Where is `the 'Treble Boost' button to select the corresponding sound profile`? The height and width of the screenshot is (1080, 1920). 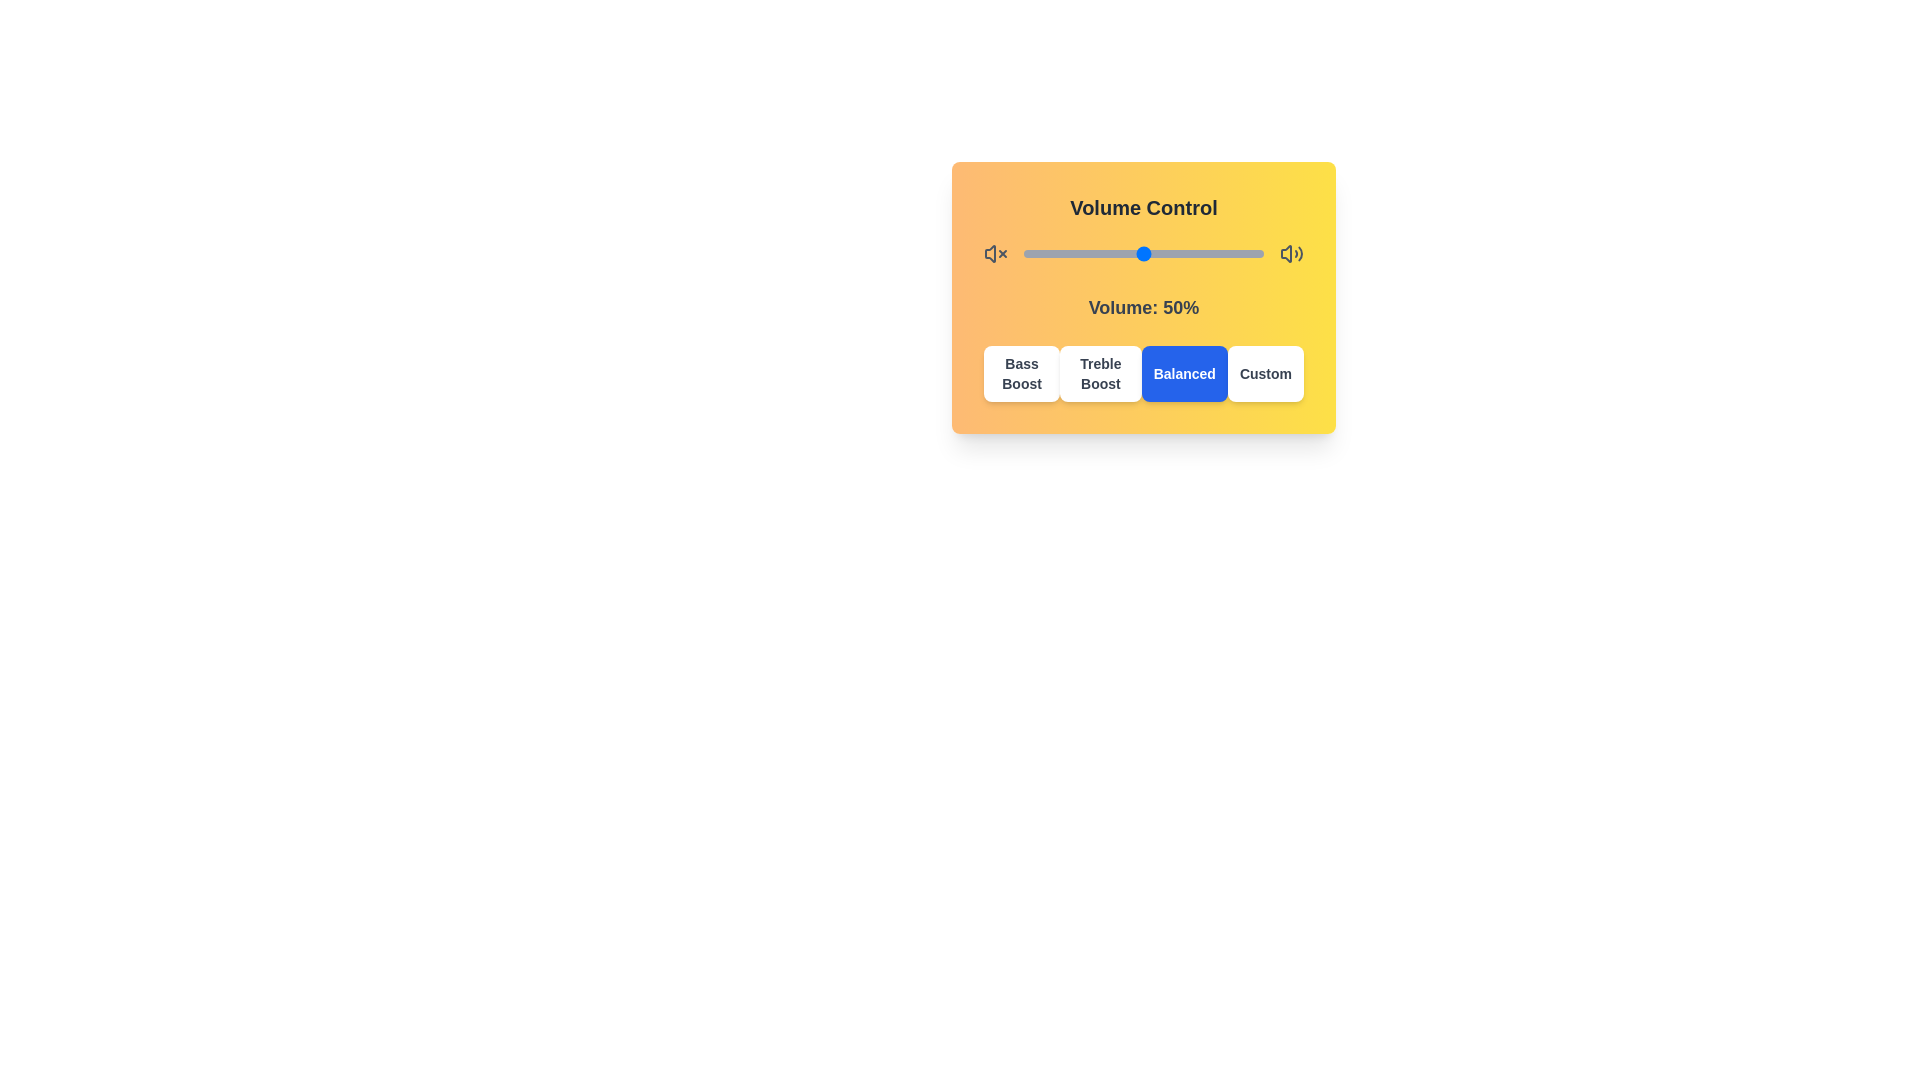 the 'Treble Boost' button to select the corresponding sound profile is located at coordinates (1099, 374).